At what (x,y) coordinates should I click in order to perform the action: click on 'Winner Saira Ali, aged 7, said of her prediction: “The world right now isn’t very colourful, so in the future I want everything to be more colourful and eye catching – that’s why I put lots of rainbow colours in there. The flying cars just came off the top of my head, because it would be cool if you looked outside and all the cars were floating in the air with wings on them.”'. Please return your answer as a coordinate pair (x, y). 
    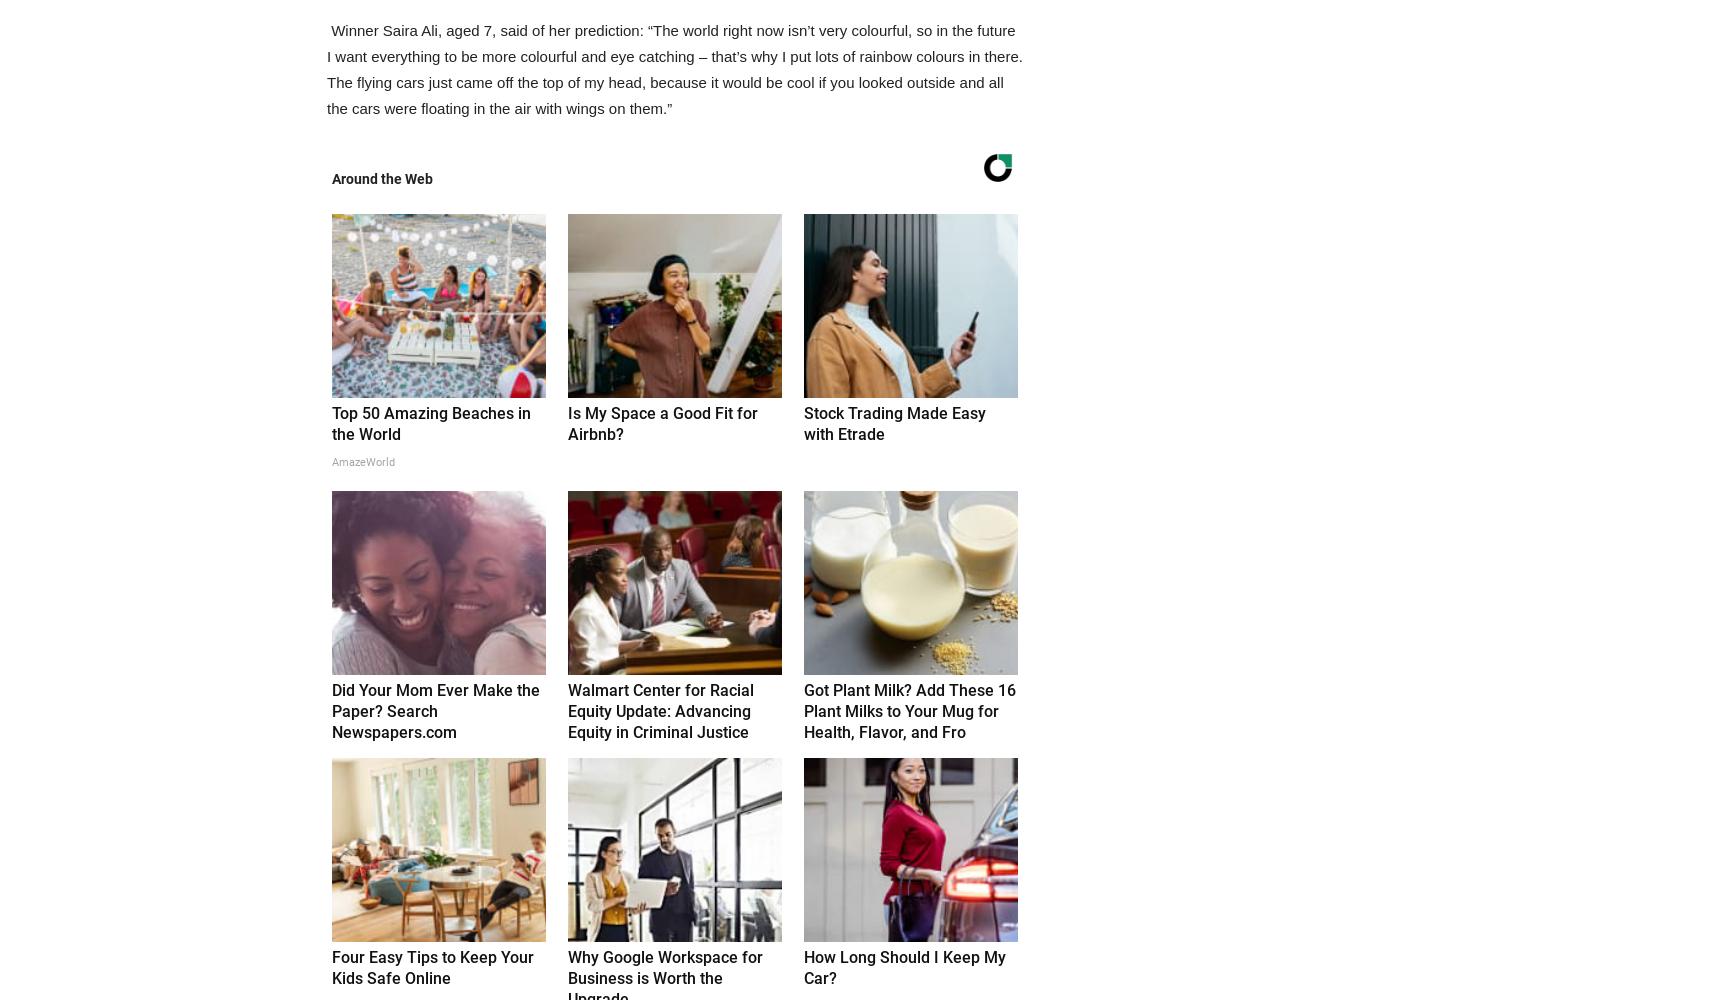
    Looking at the image, I should click on (674, 68).